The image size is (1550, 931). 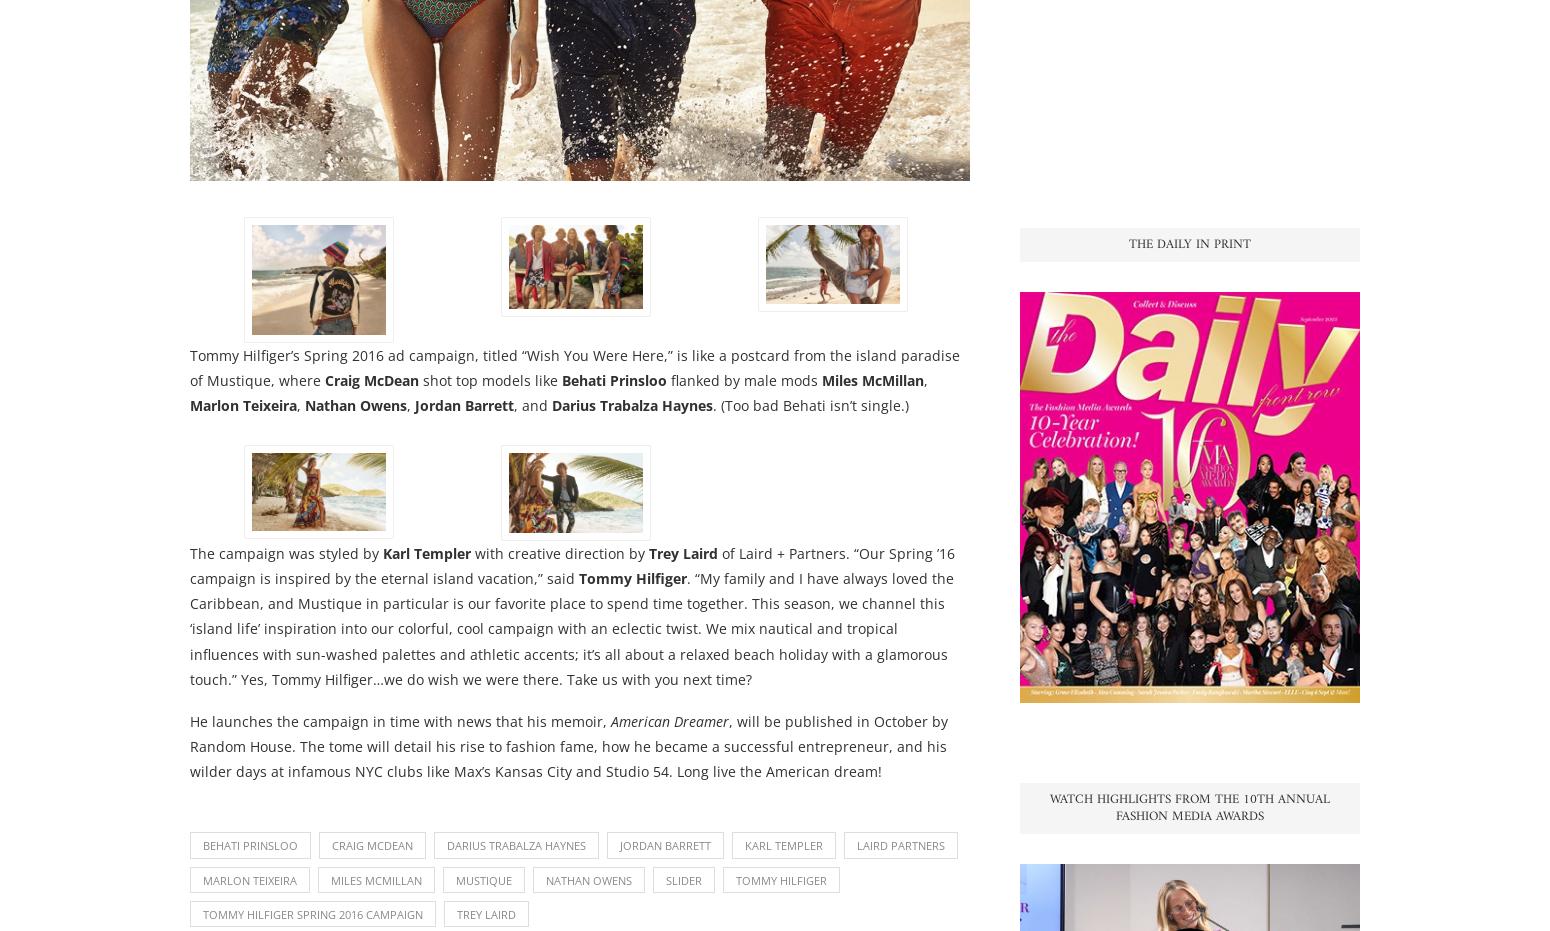 What do you see at coordinates (560, 551) in the screenshot?
I see `'with creative direction by'` at bounding box center [560, 551].